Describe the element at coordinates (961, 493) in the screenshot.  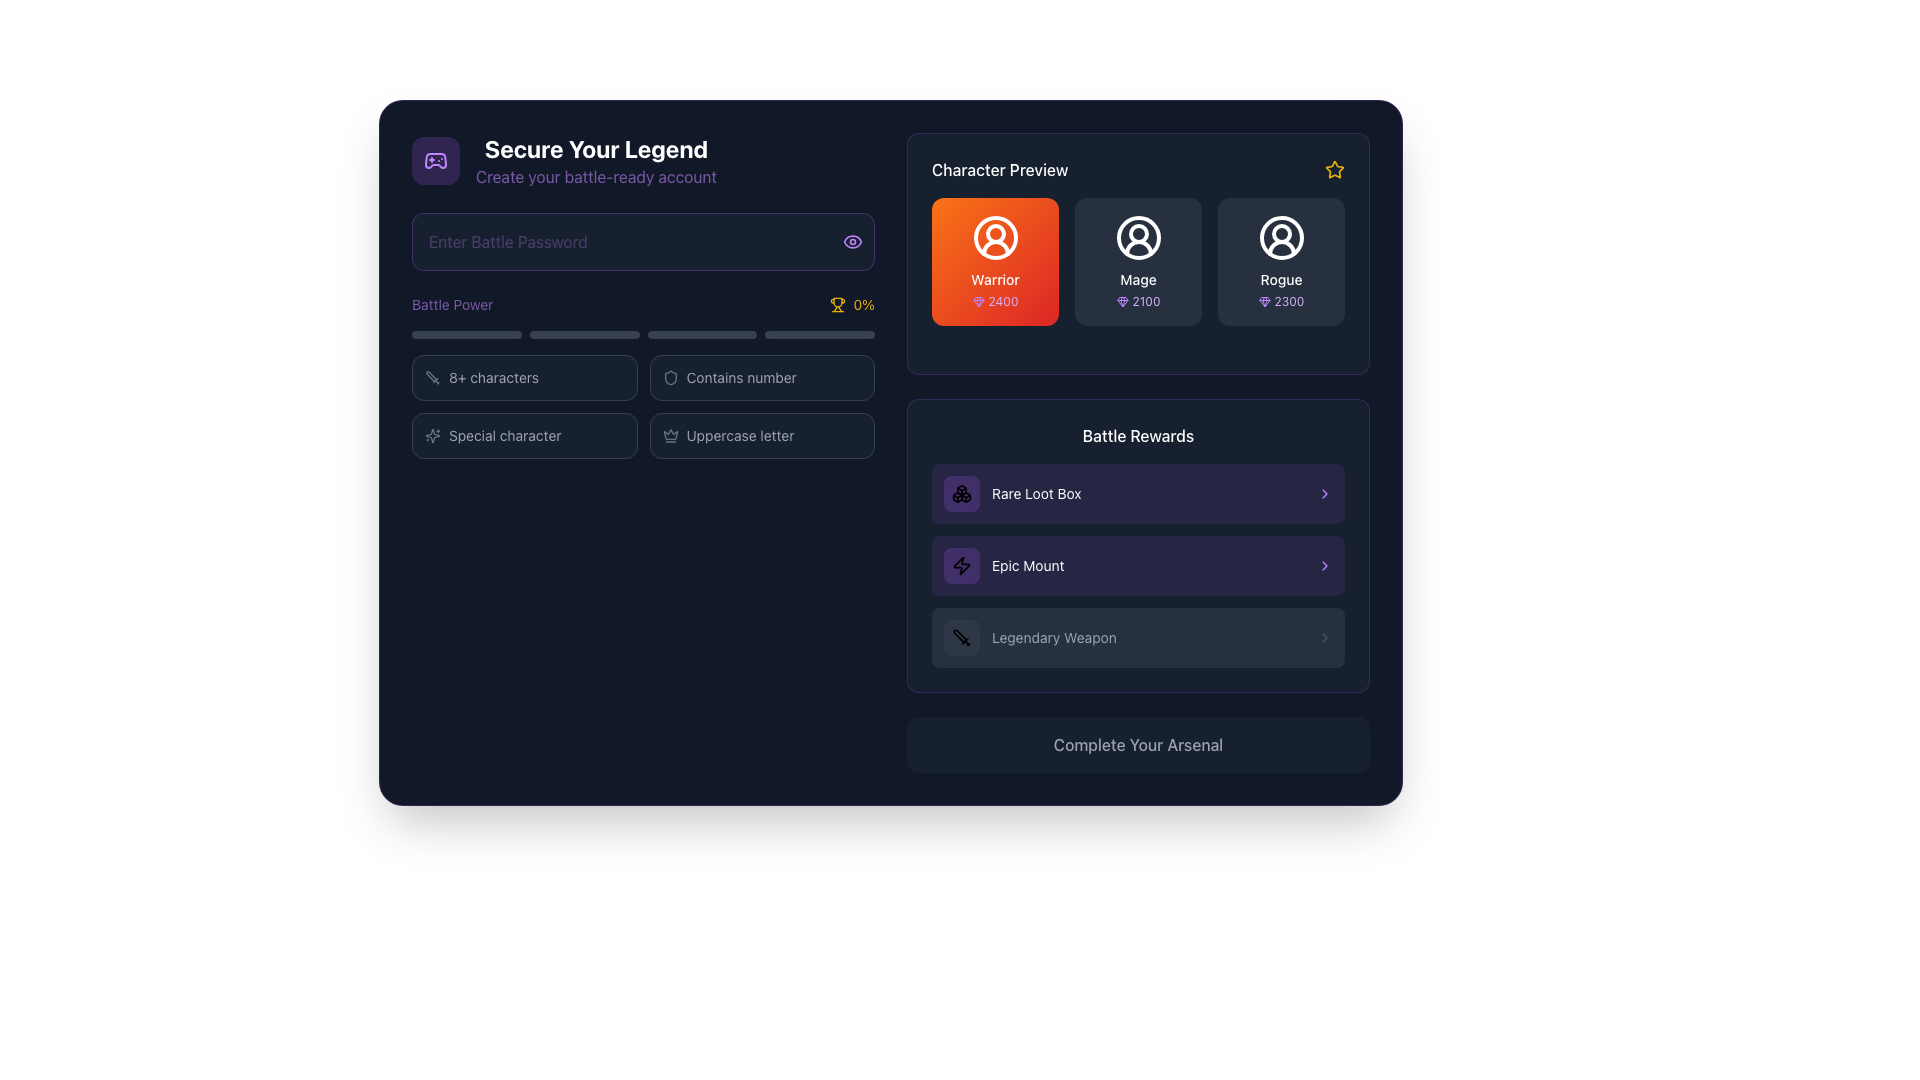
I see `the small square-shaped icon with a light purple background and an SVG illustration of three boxes, located in the upper-left corner of the 'Rare Loot Box' row in the 'Battle Rewards' section` at that location.